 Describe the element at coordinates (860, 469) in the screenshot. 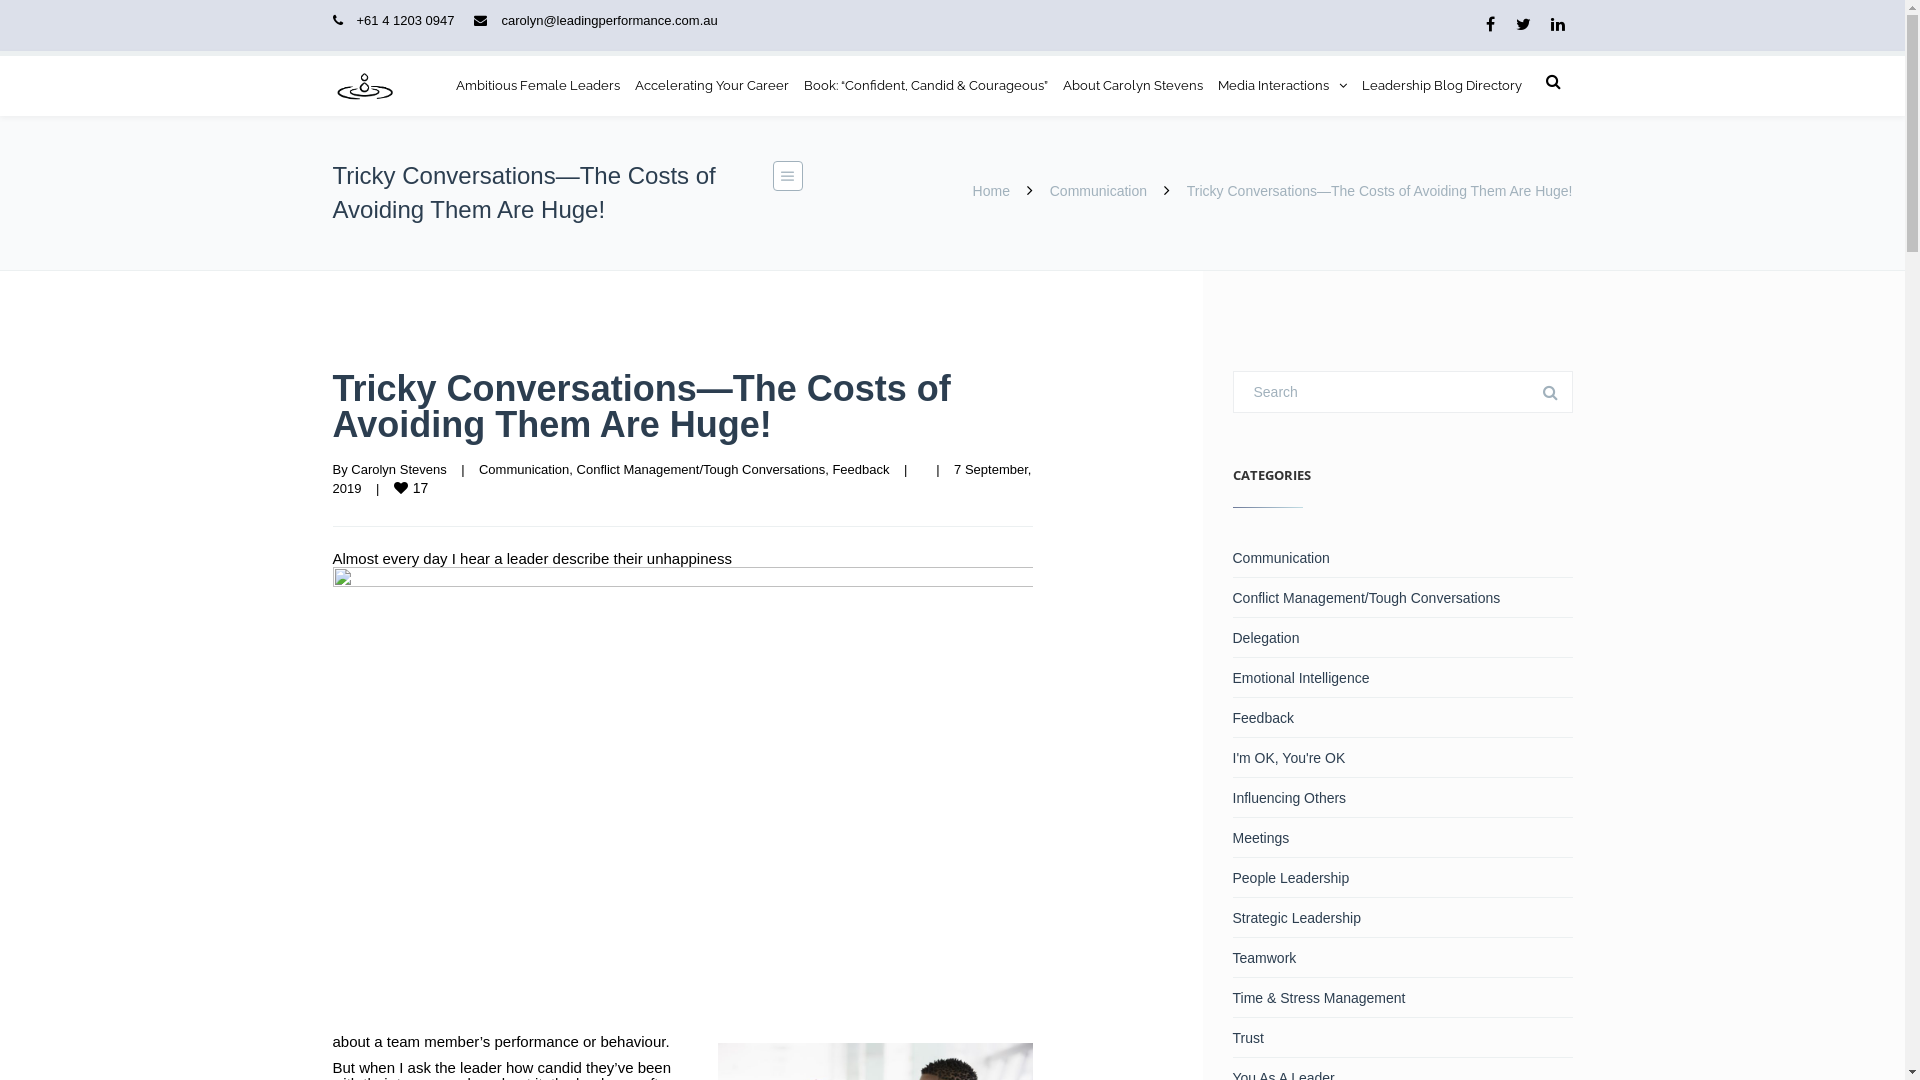

I see `'Feedback'` at that location.